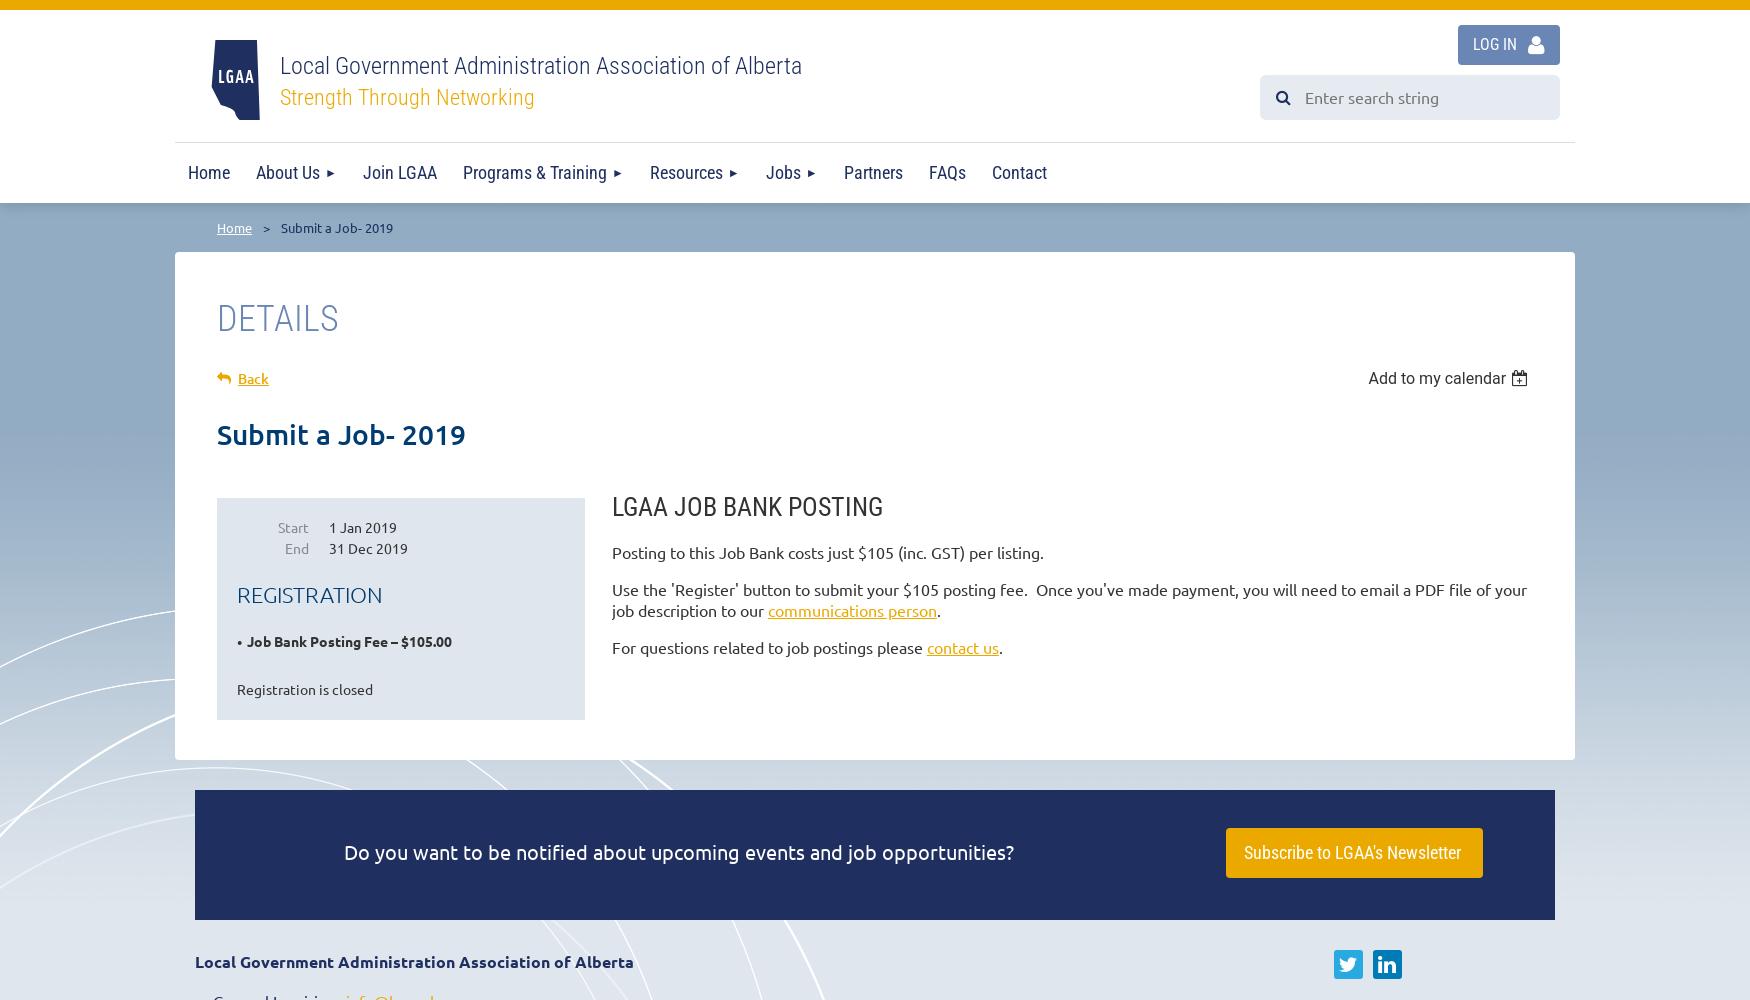 The width and height of the screenshot is (1750, 1000). Describe the element at coordinates (308, 593) in the screenshot. I see `'Registration'` at that location.